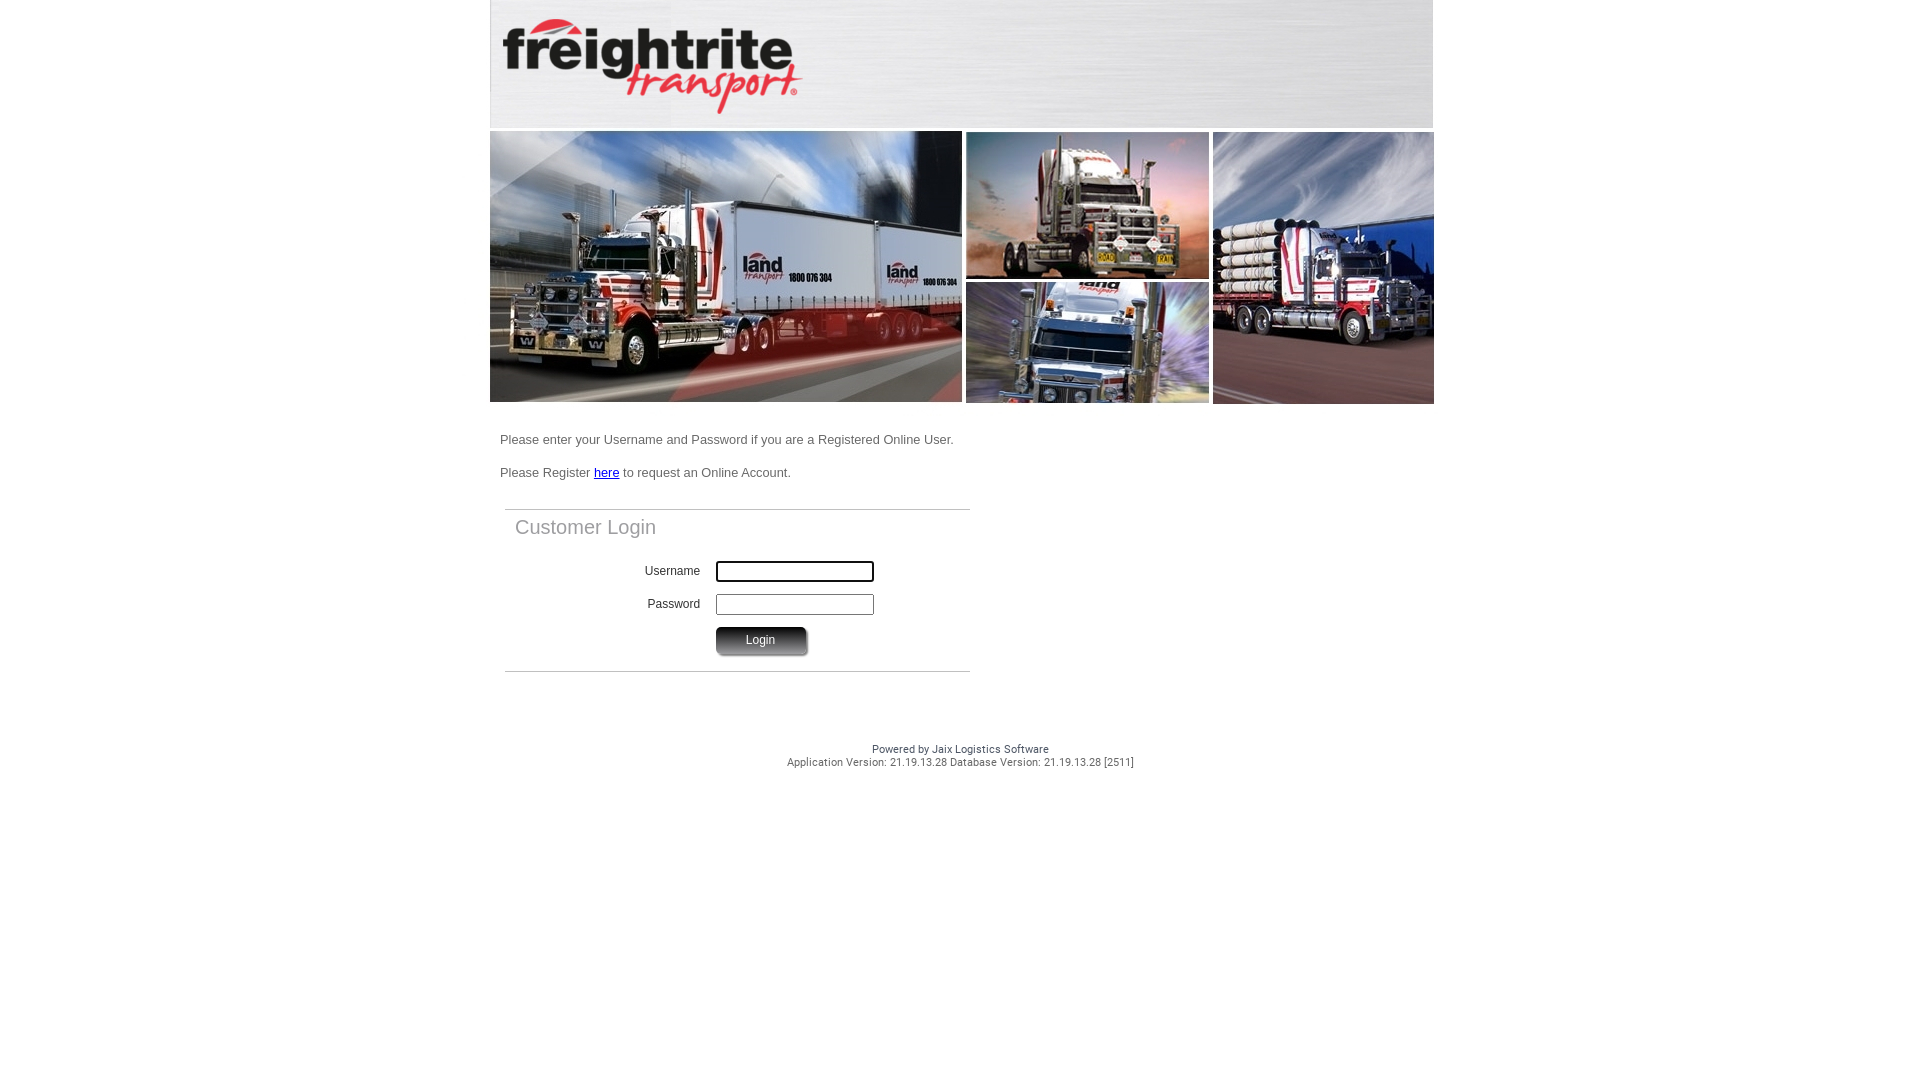 The width and height of the screenshot is (1920, 1080). What do you see at coordinates (593, 472) in the screenshot?
I see `'here'` at bounding box center [593, 472].